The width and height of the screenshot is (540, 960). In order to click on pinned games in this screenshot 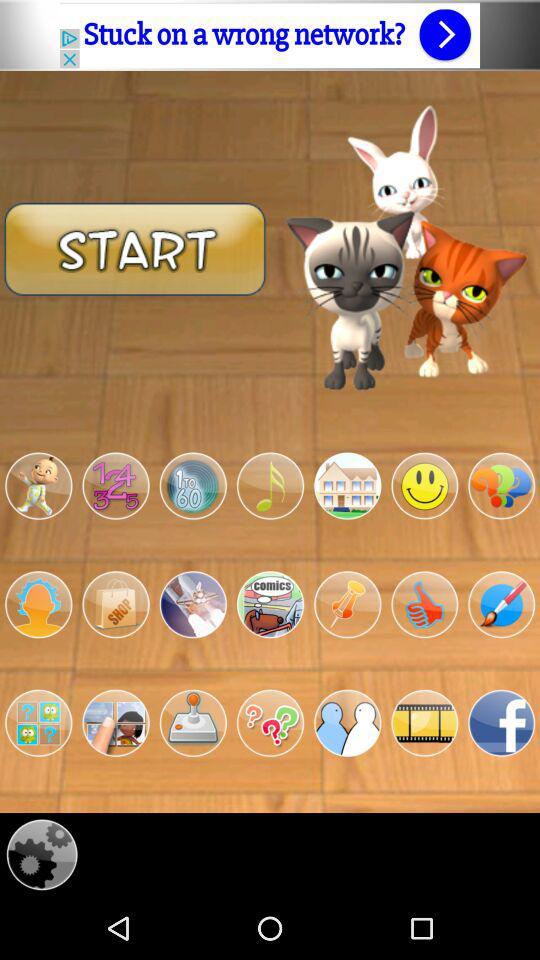, I will do `click(346, 603)`.